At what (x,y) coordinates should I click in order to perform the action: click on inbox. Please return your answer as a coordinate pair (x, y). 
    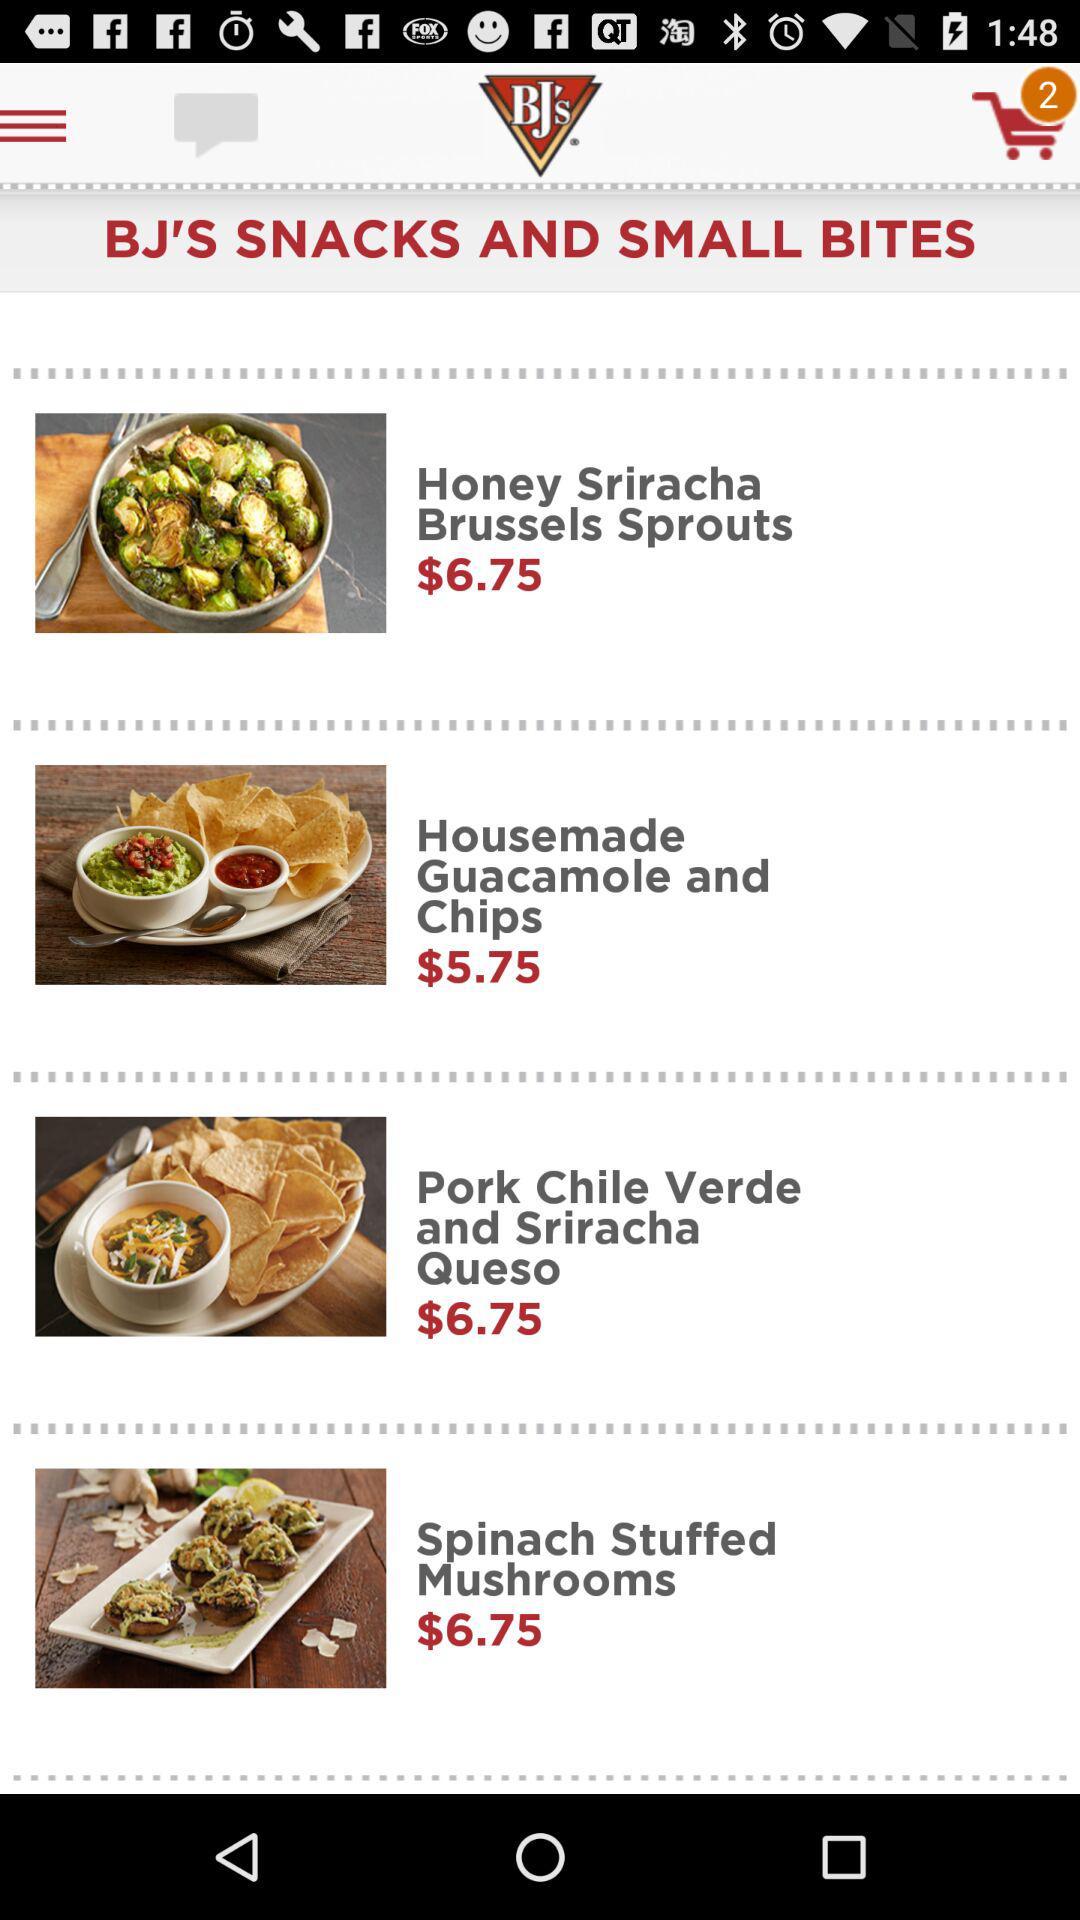
    Looking at the image, I should click on (218, 124).